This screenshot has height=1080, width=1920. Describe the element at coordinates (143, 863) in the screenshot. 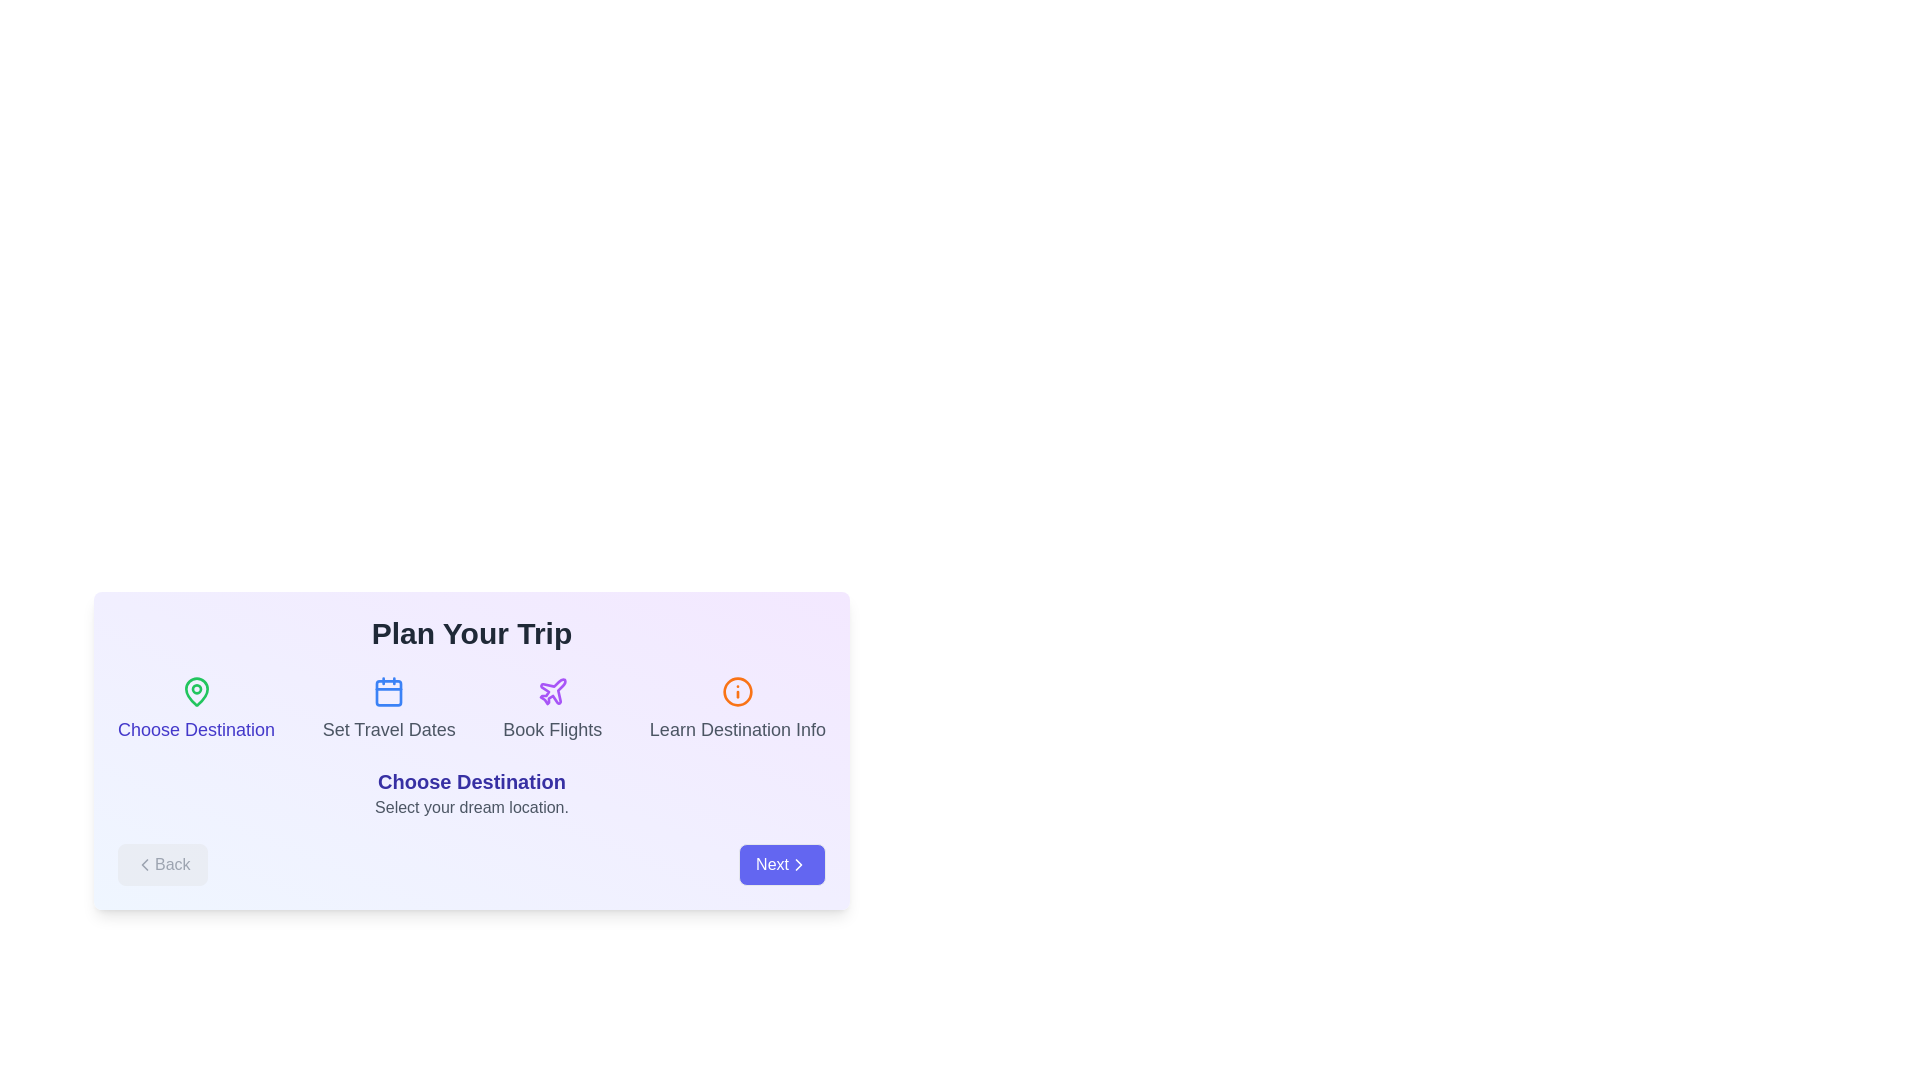

I see `the left-pointing chevron icon labeled 'Back' located in the lower-left corner of the interface` at that location.